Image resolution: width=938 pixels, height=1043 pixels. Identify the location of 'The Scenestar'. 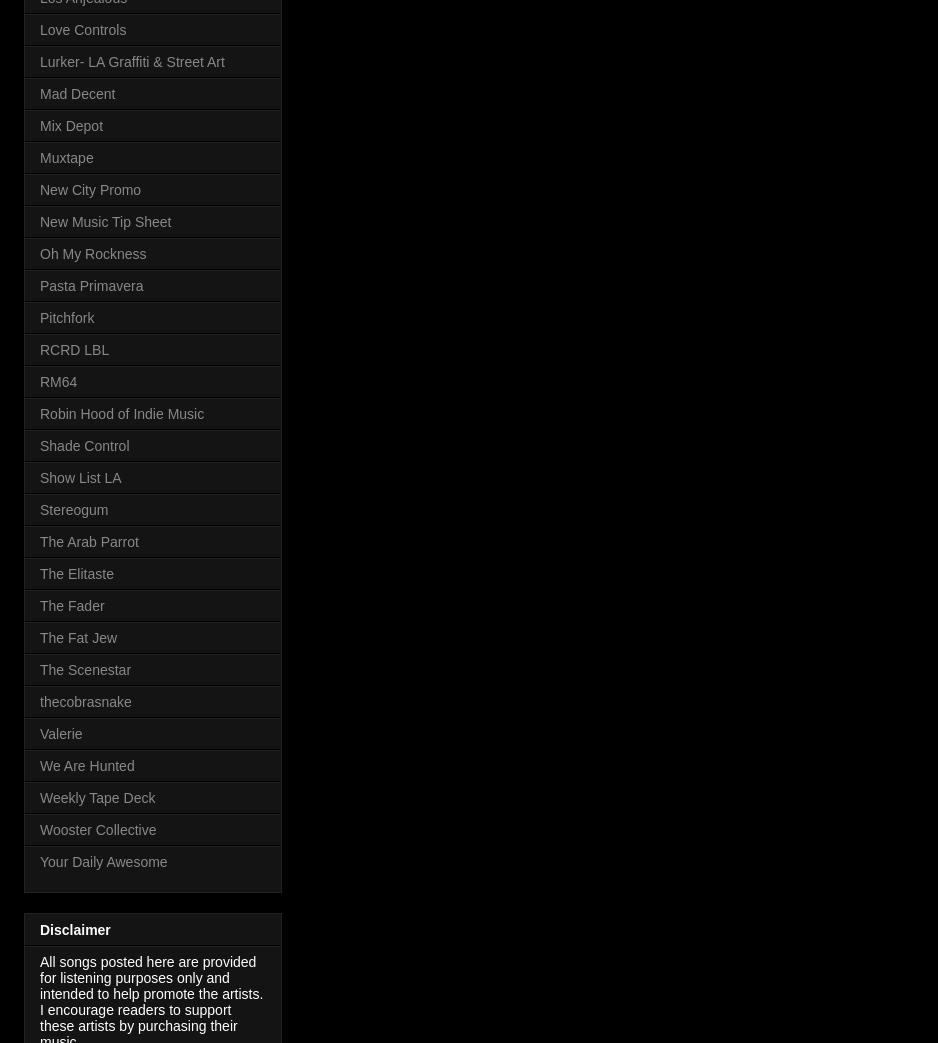
(85, 669).